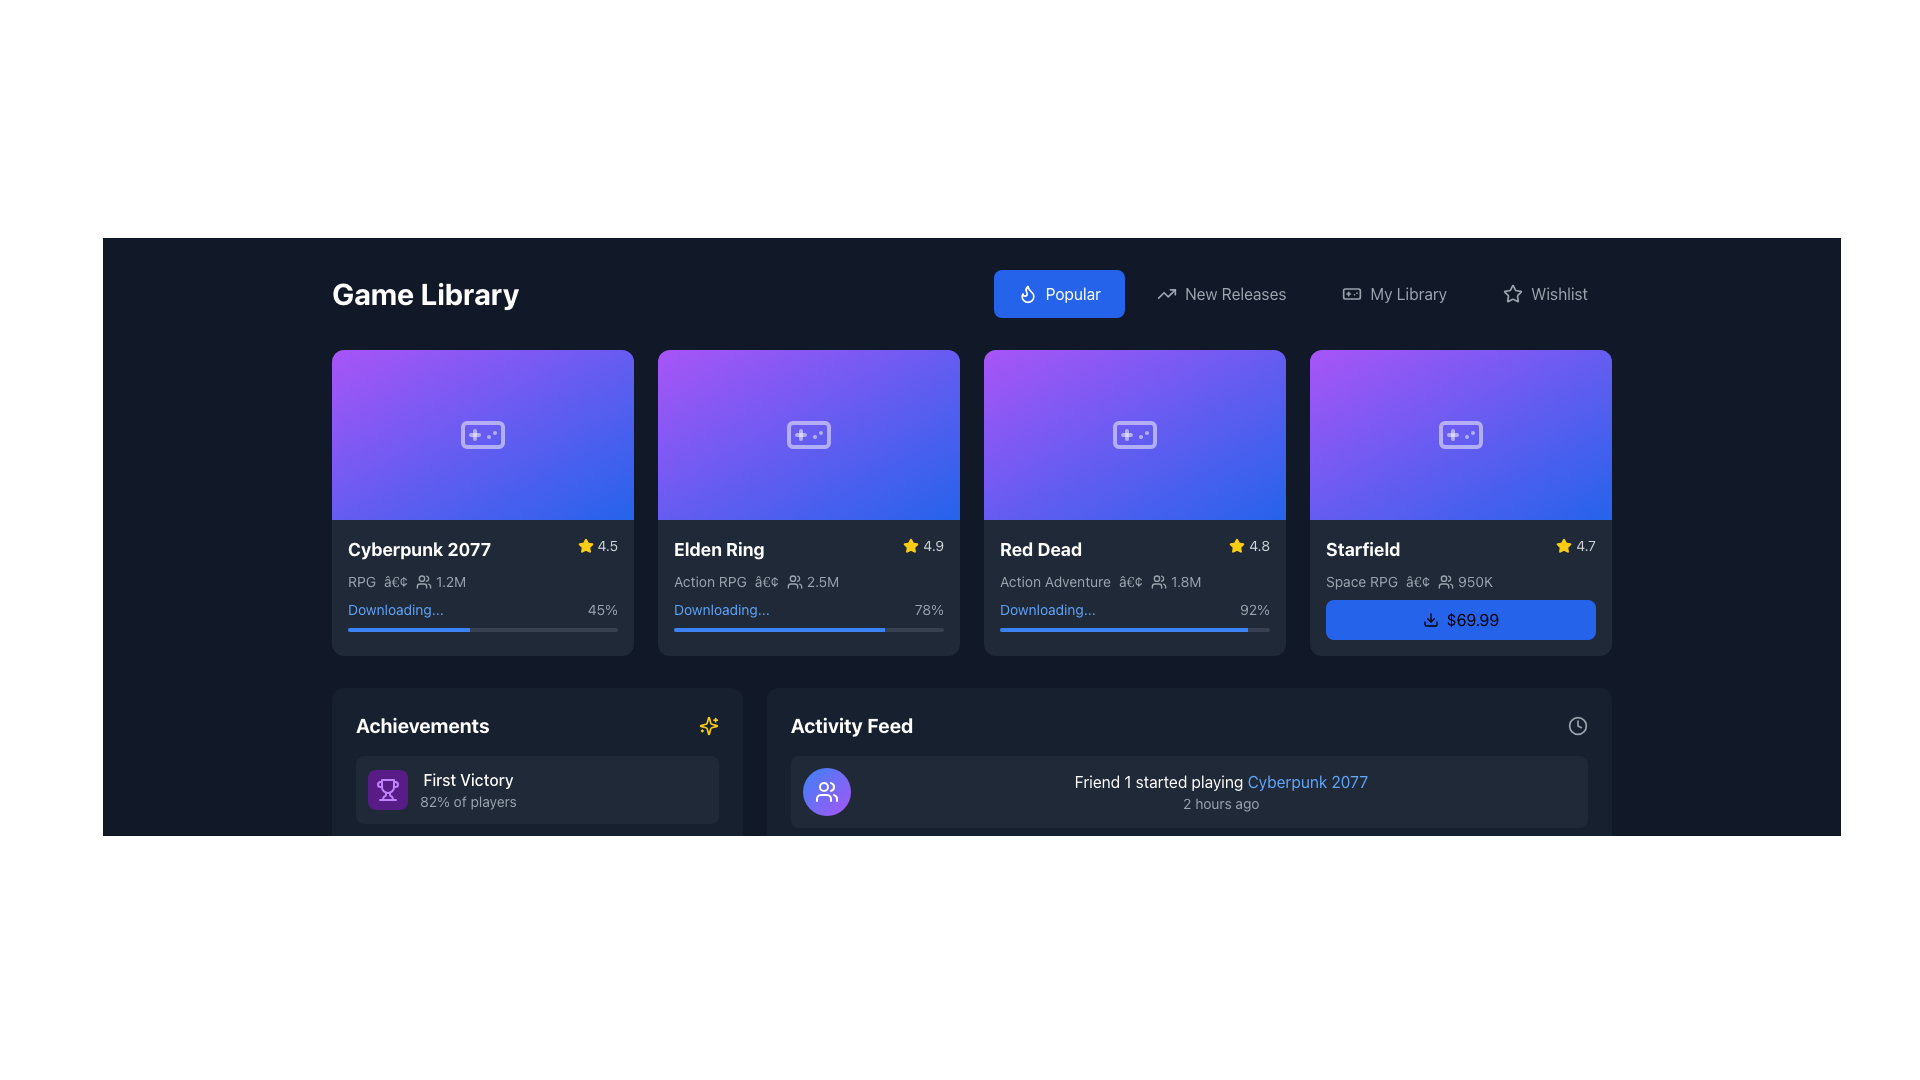 The height and width of the screenshot is (1080, 1920). Describe the element at coordinates (1186, 581) in the screenshot. I see `the text label displaying '1.8M' which is styled in light gray against a dark background, located in the 'Red Dead' game card` at that location.